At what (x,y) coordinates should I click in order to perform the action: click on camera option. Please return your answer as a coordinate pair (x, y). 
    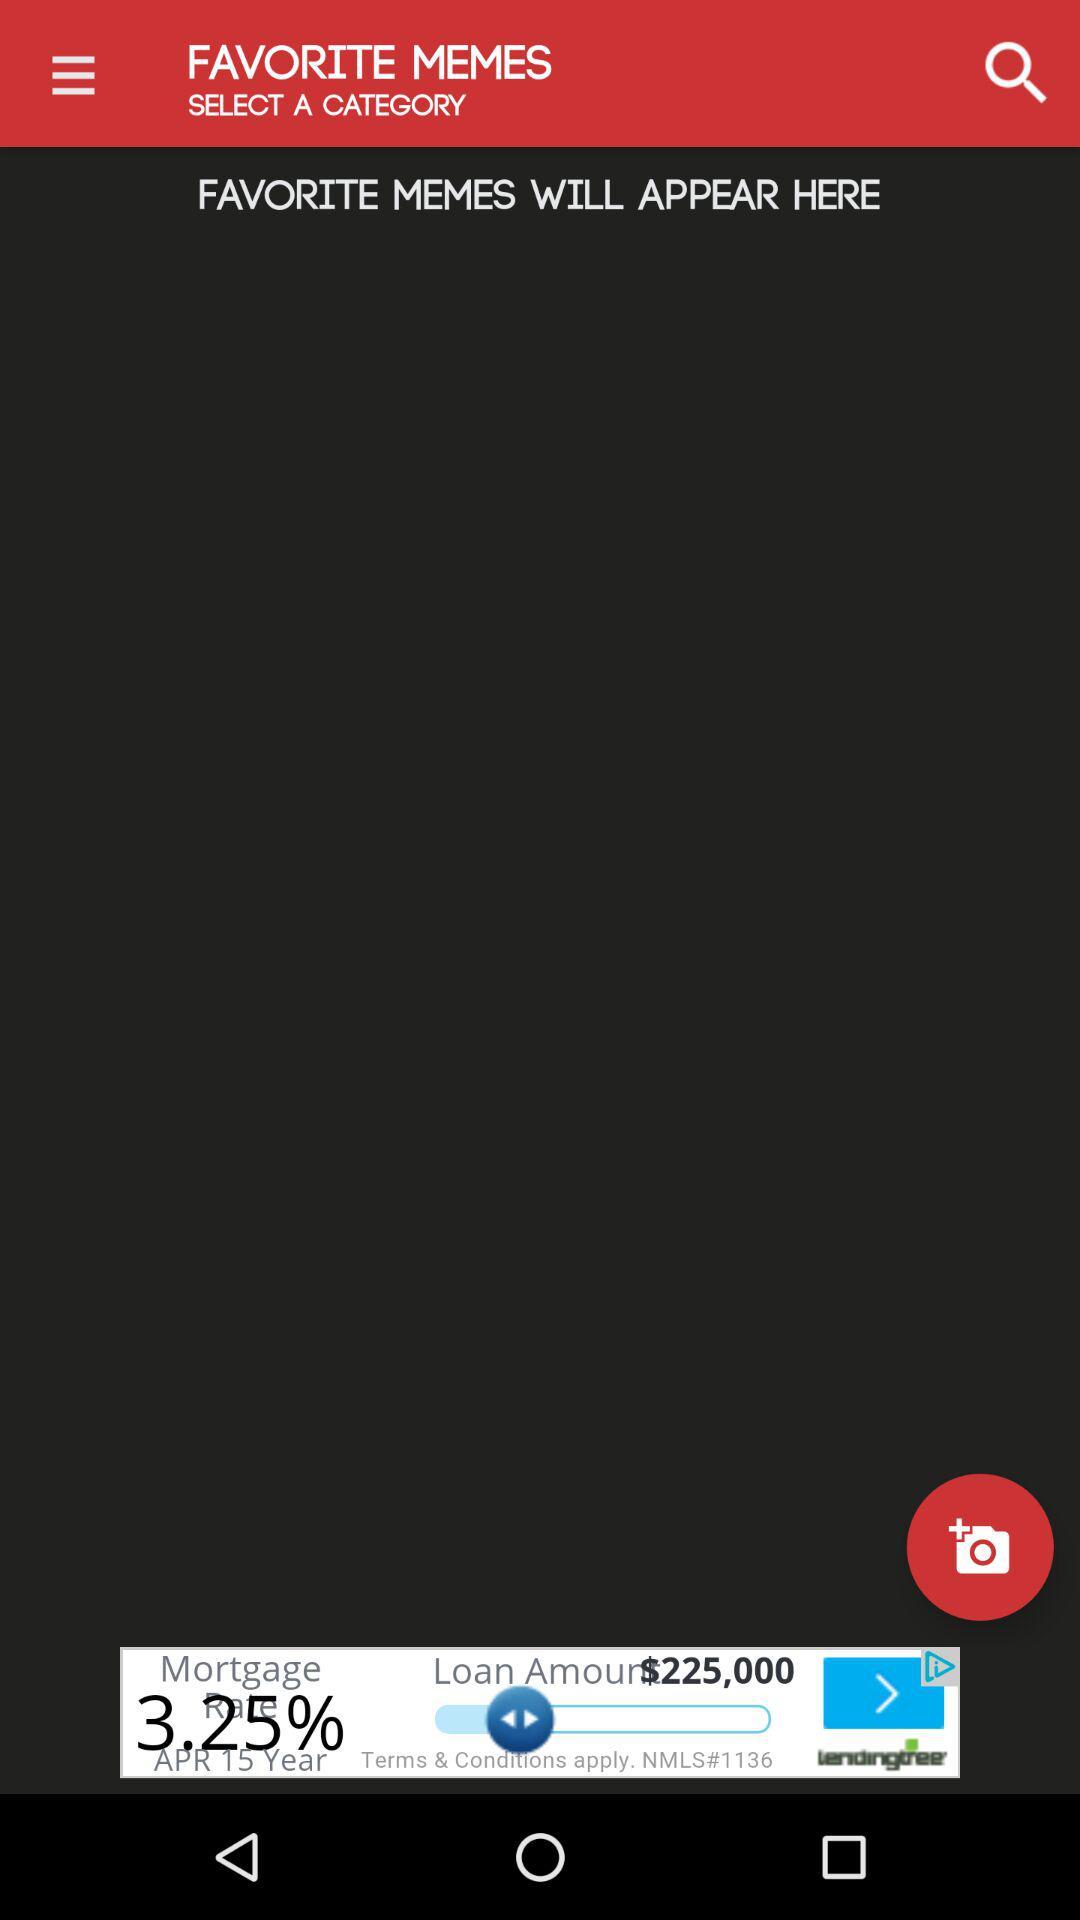
    Looking at the image, I should click on (979, 1546).